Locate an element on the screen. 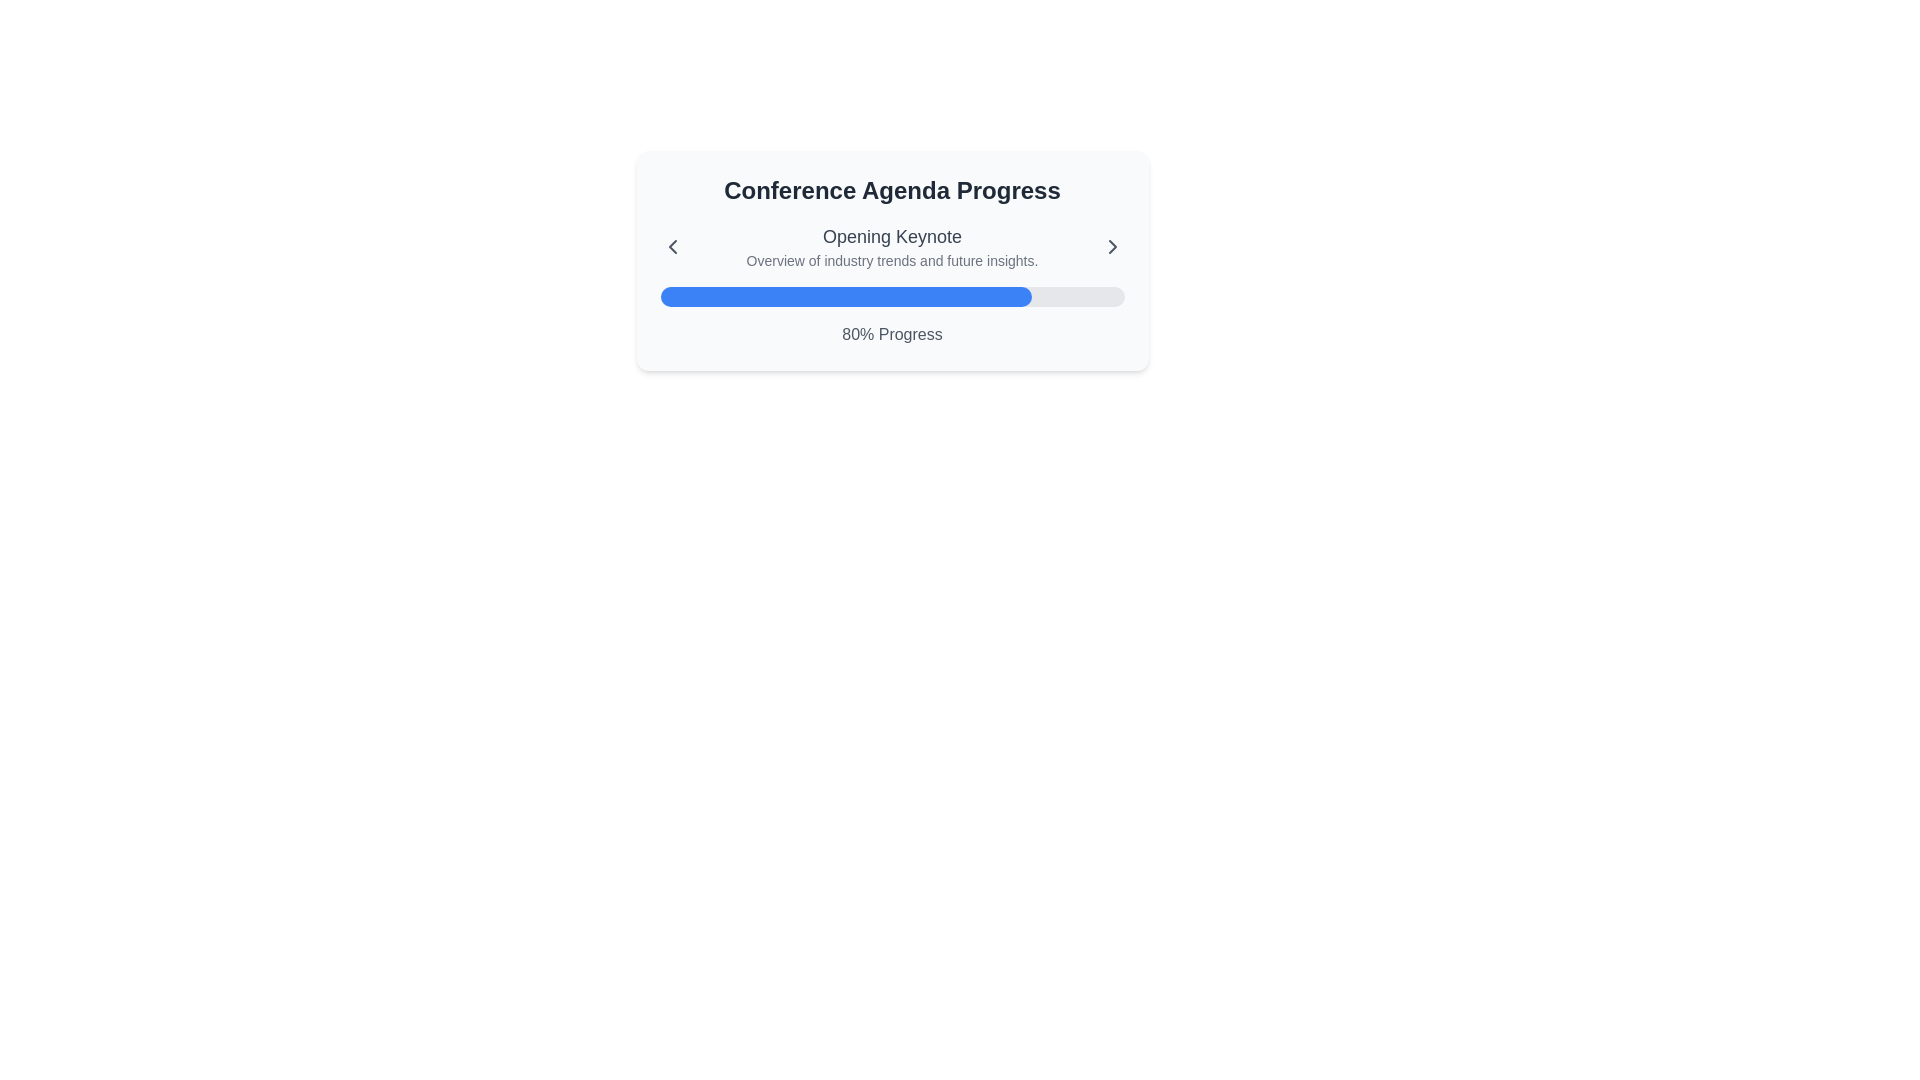 The image size is (1920, 1080). the right-pointing chevron icon button located at the extreme right of the 'Conference Agenda Progress' card is located at coordinates (1111, 245).